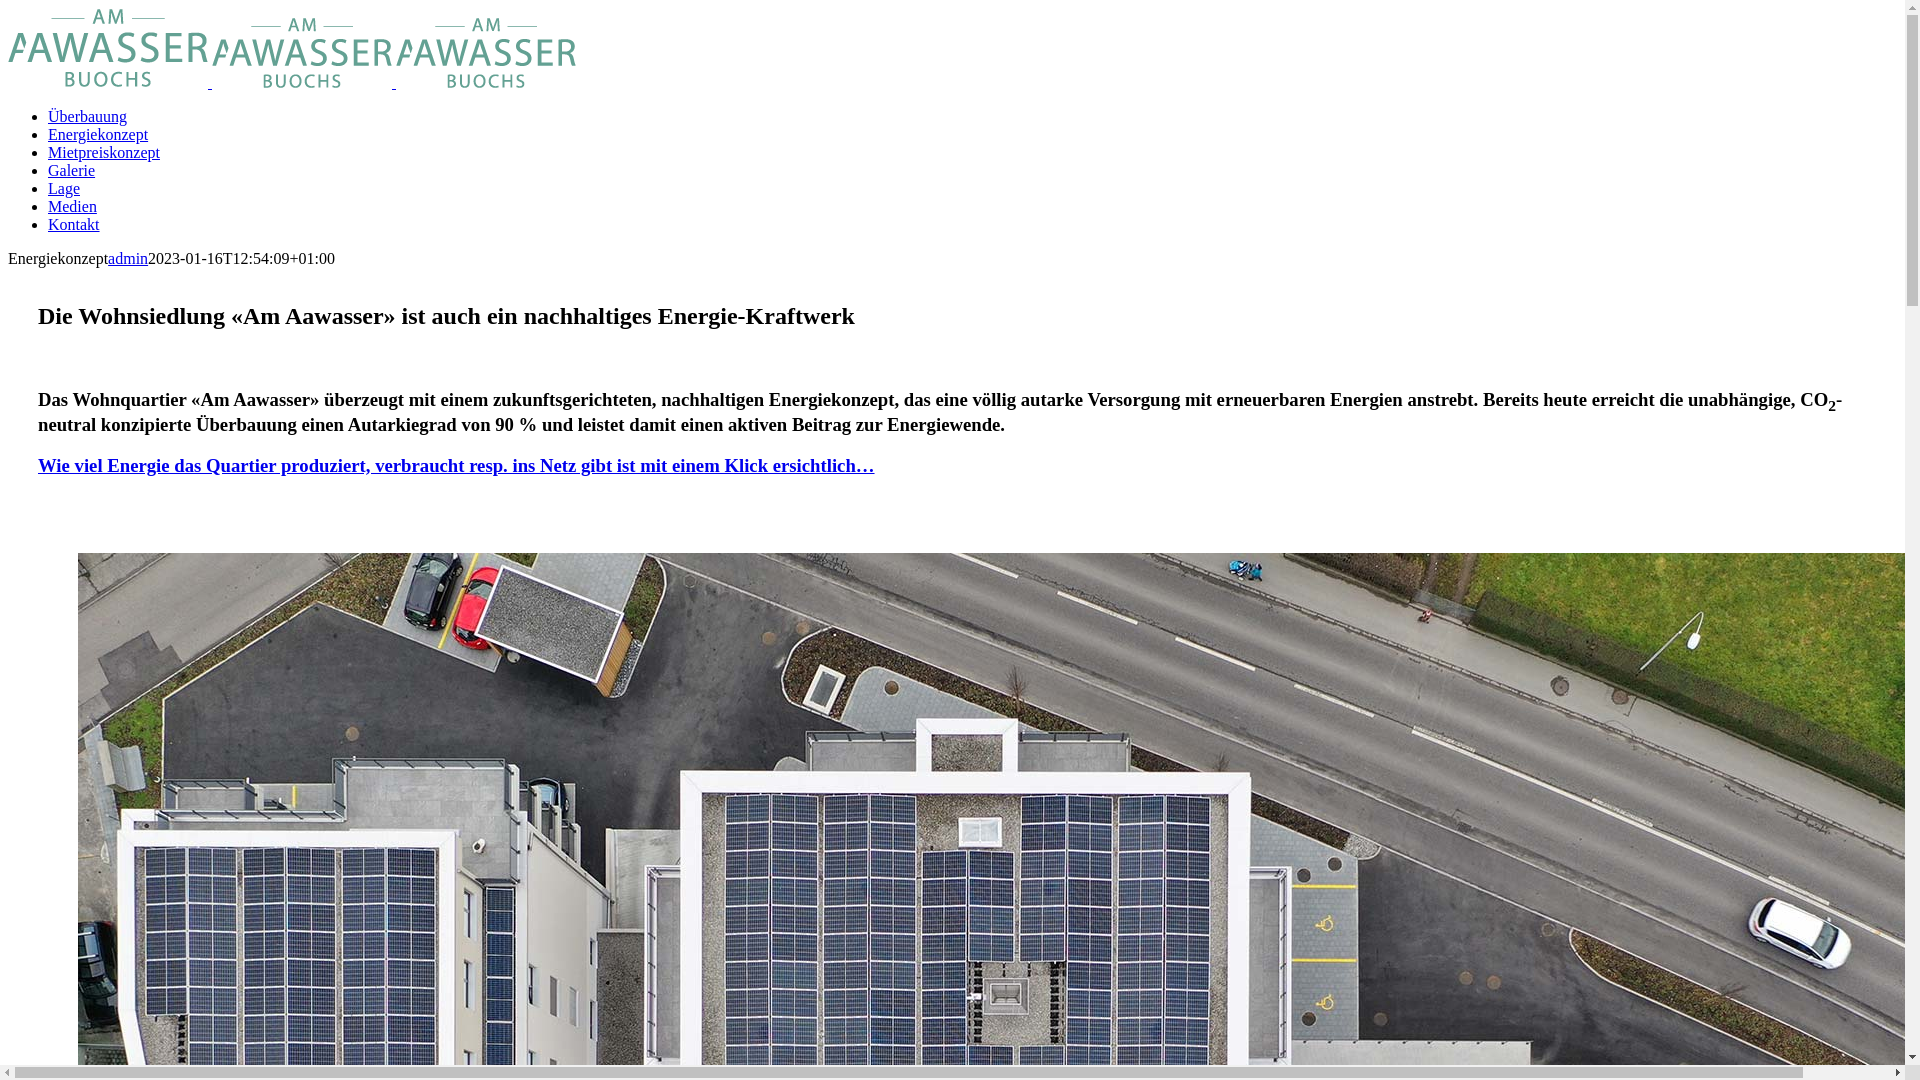  I want to click on 'Galerie', so click(48, 169).